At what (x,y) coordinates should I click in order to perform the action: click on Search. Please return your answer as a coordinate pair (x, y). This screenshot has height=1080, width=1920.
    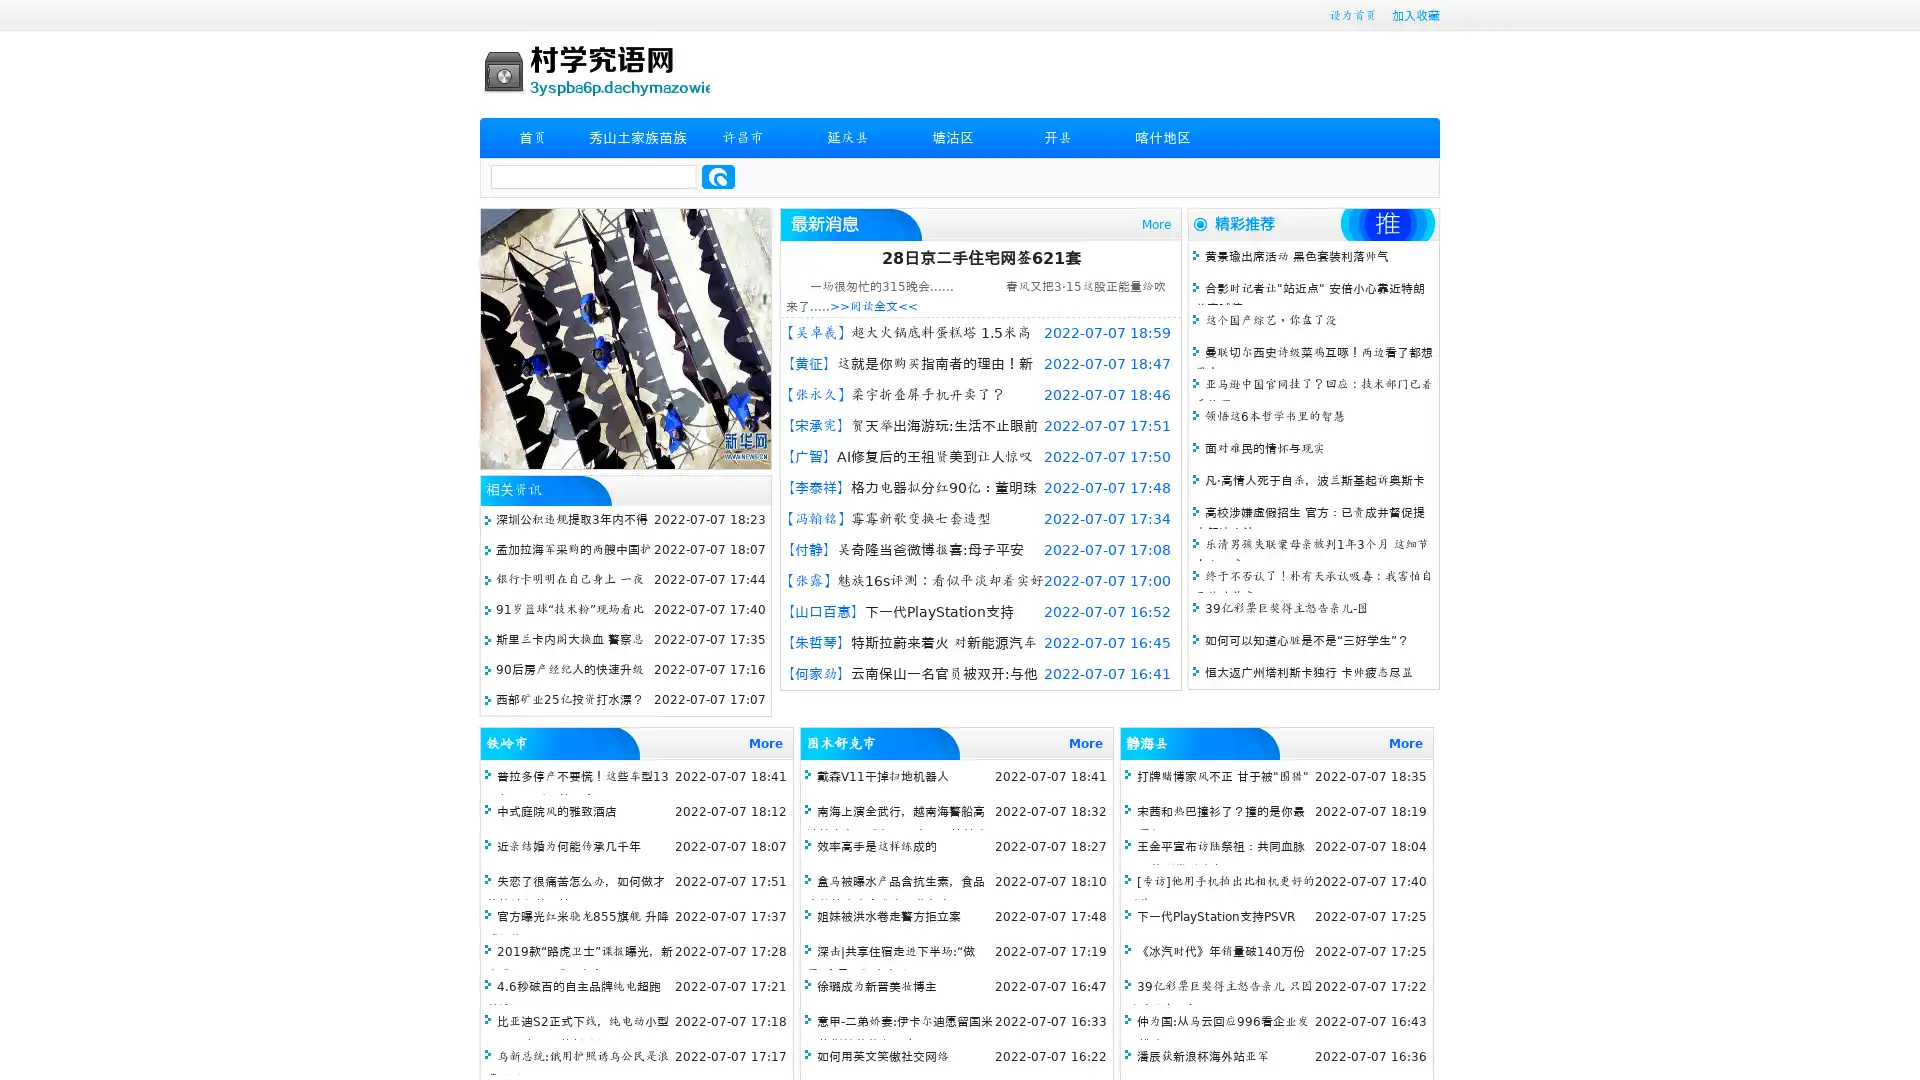
    Looking at the image, I should click on (718, 176).